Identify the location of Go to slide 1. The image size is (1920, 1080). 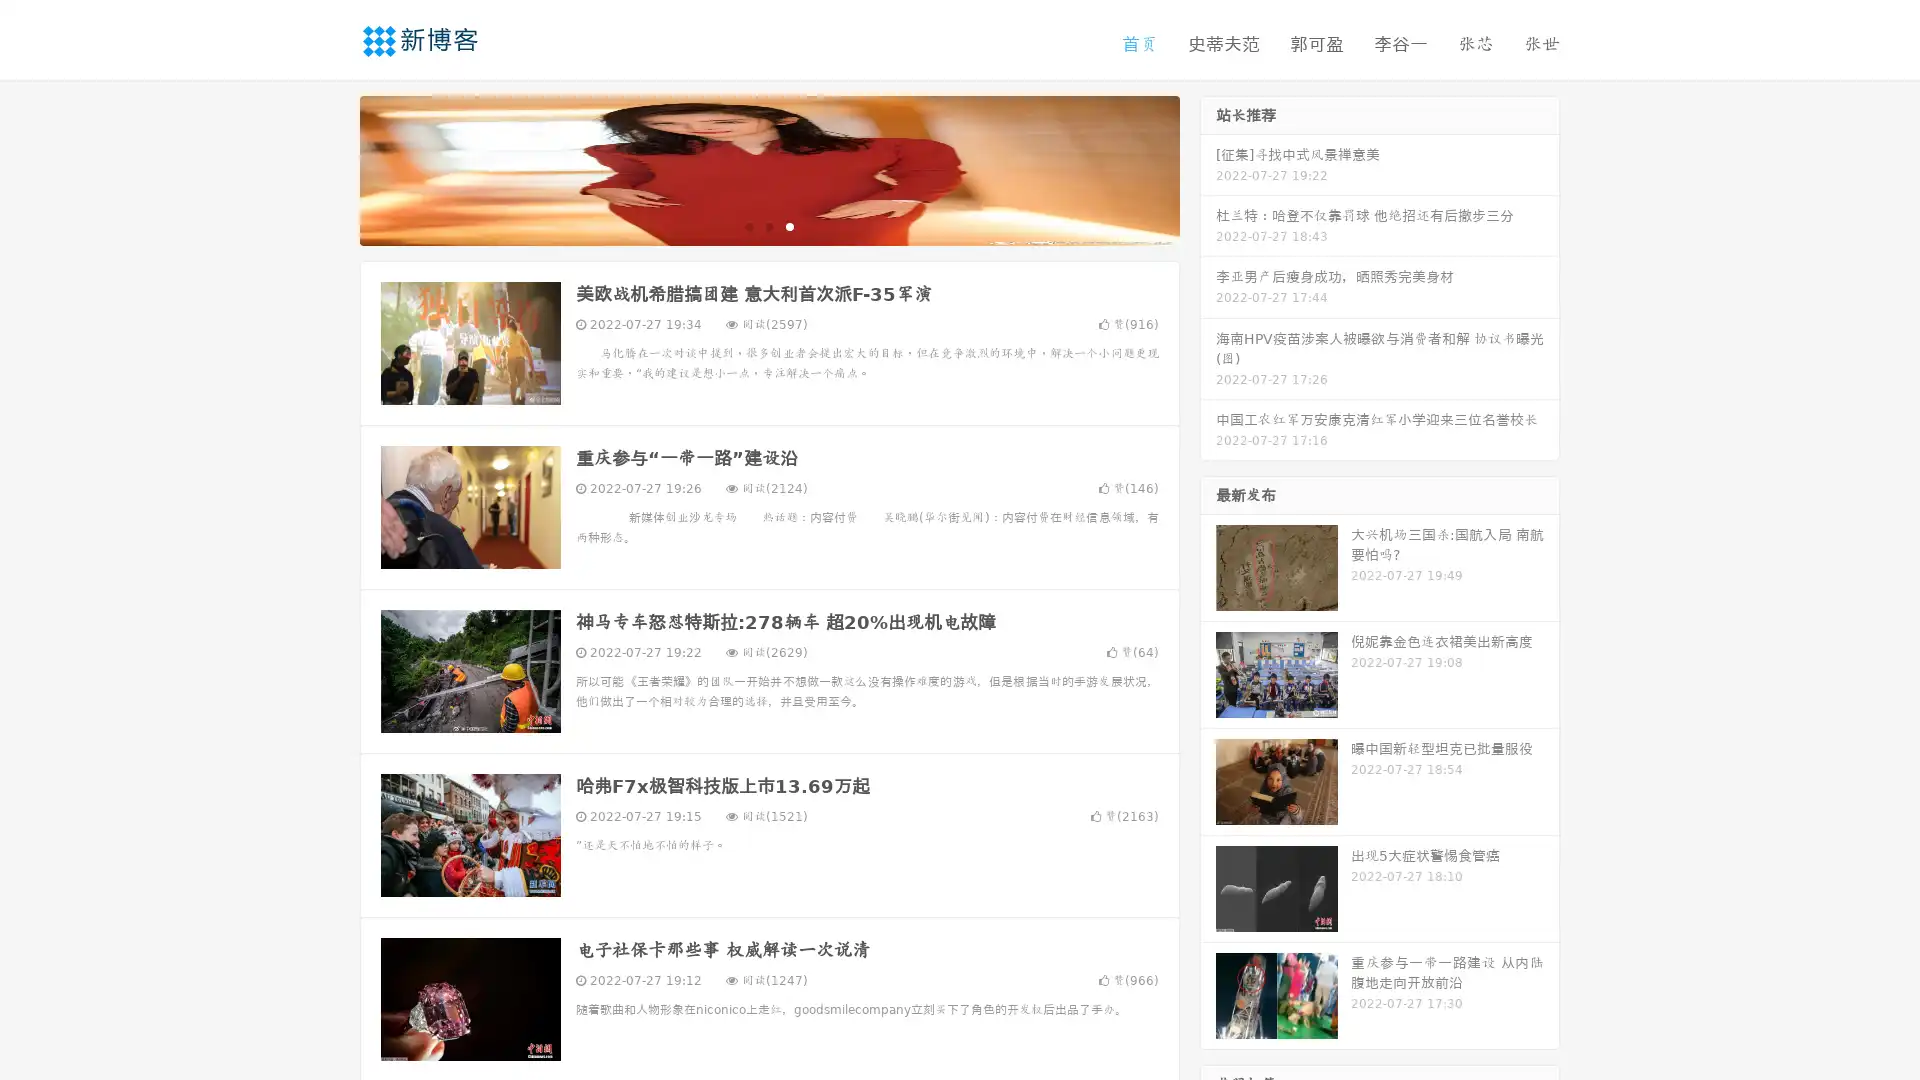
(748, 225).